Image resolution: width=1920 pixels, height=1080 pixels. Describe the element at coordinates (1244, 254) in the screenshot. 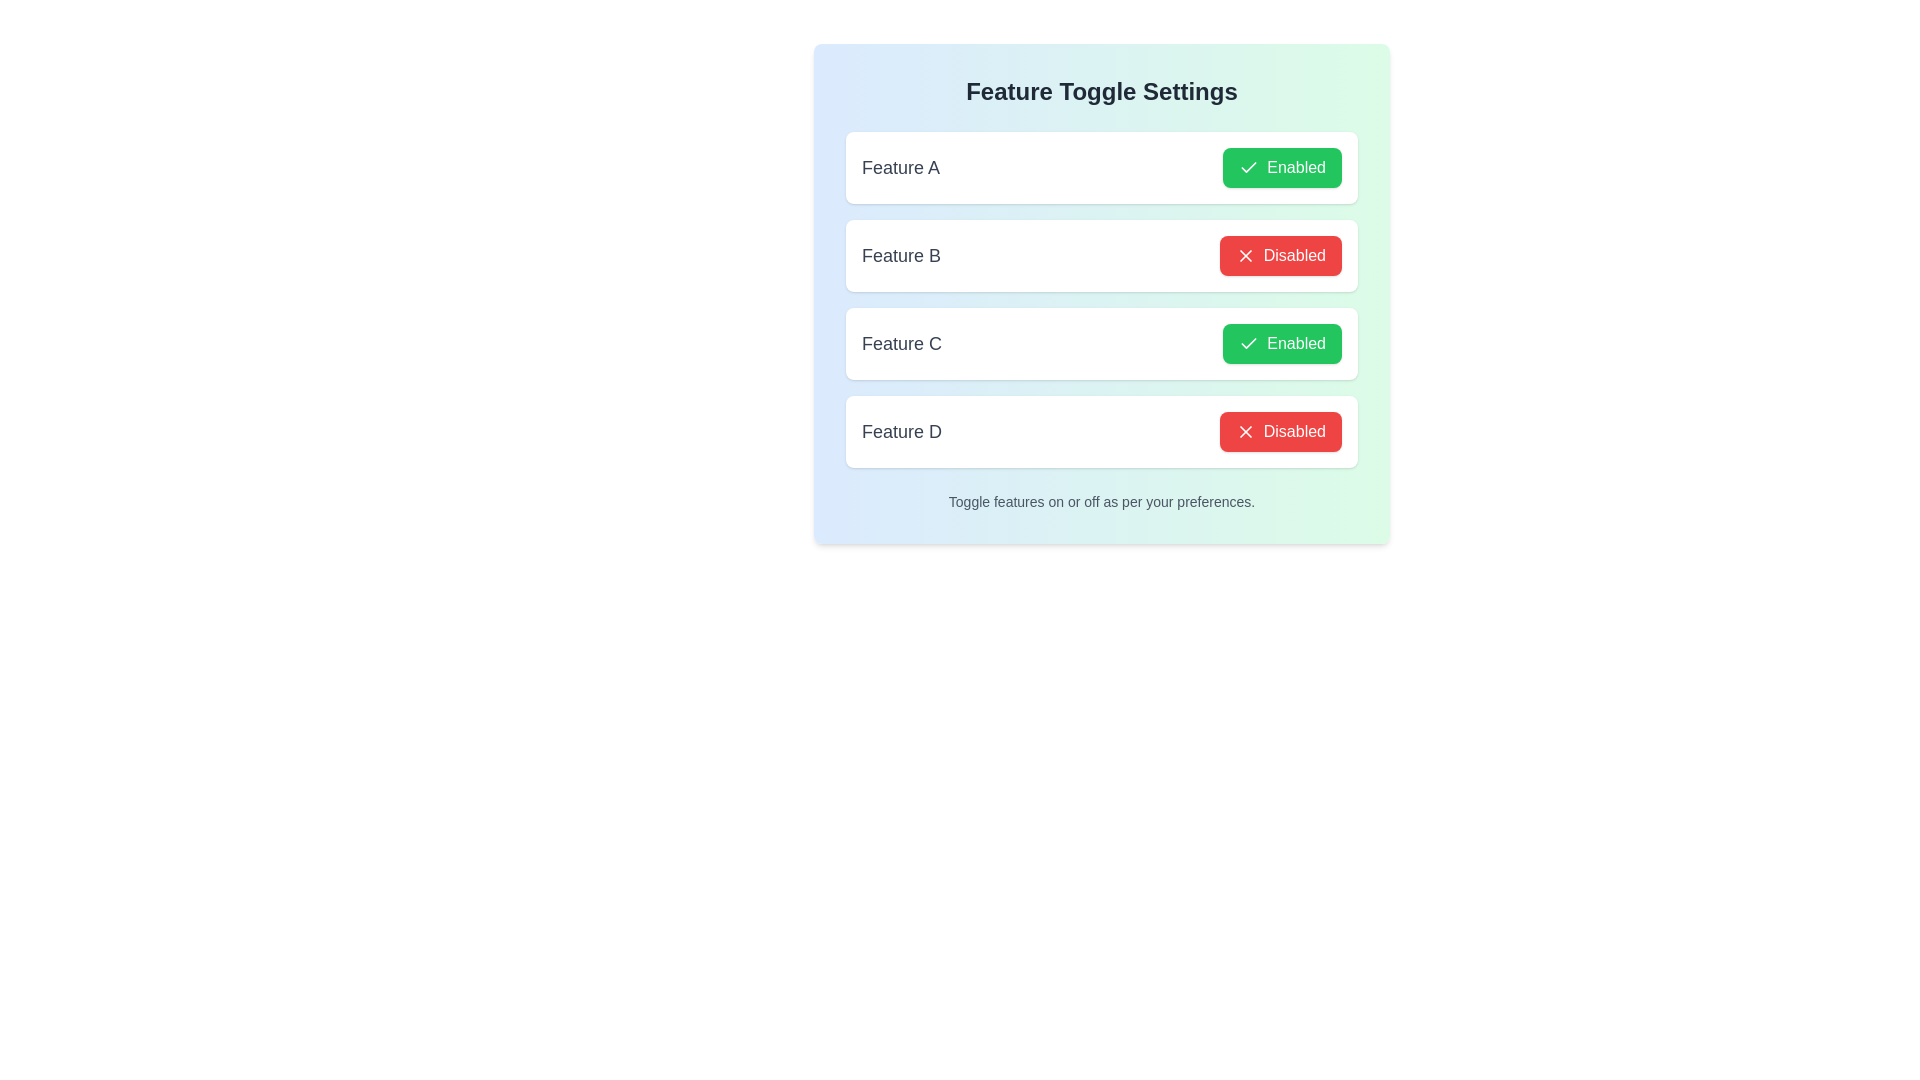

I see `the red 'X' icon located inside the 'Disabled' button in the feature toggle settings for 'Feature B'` at that location.